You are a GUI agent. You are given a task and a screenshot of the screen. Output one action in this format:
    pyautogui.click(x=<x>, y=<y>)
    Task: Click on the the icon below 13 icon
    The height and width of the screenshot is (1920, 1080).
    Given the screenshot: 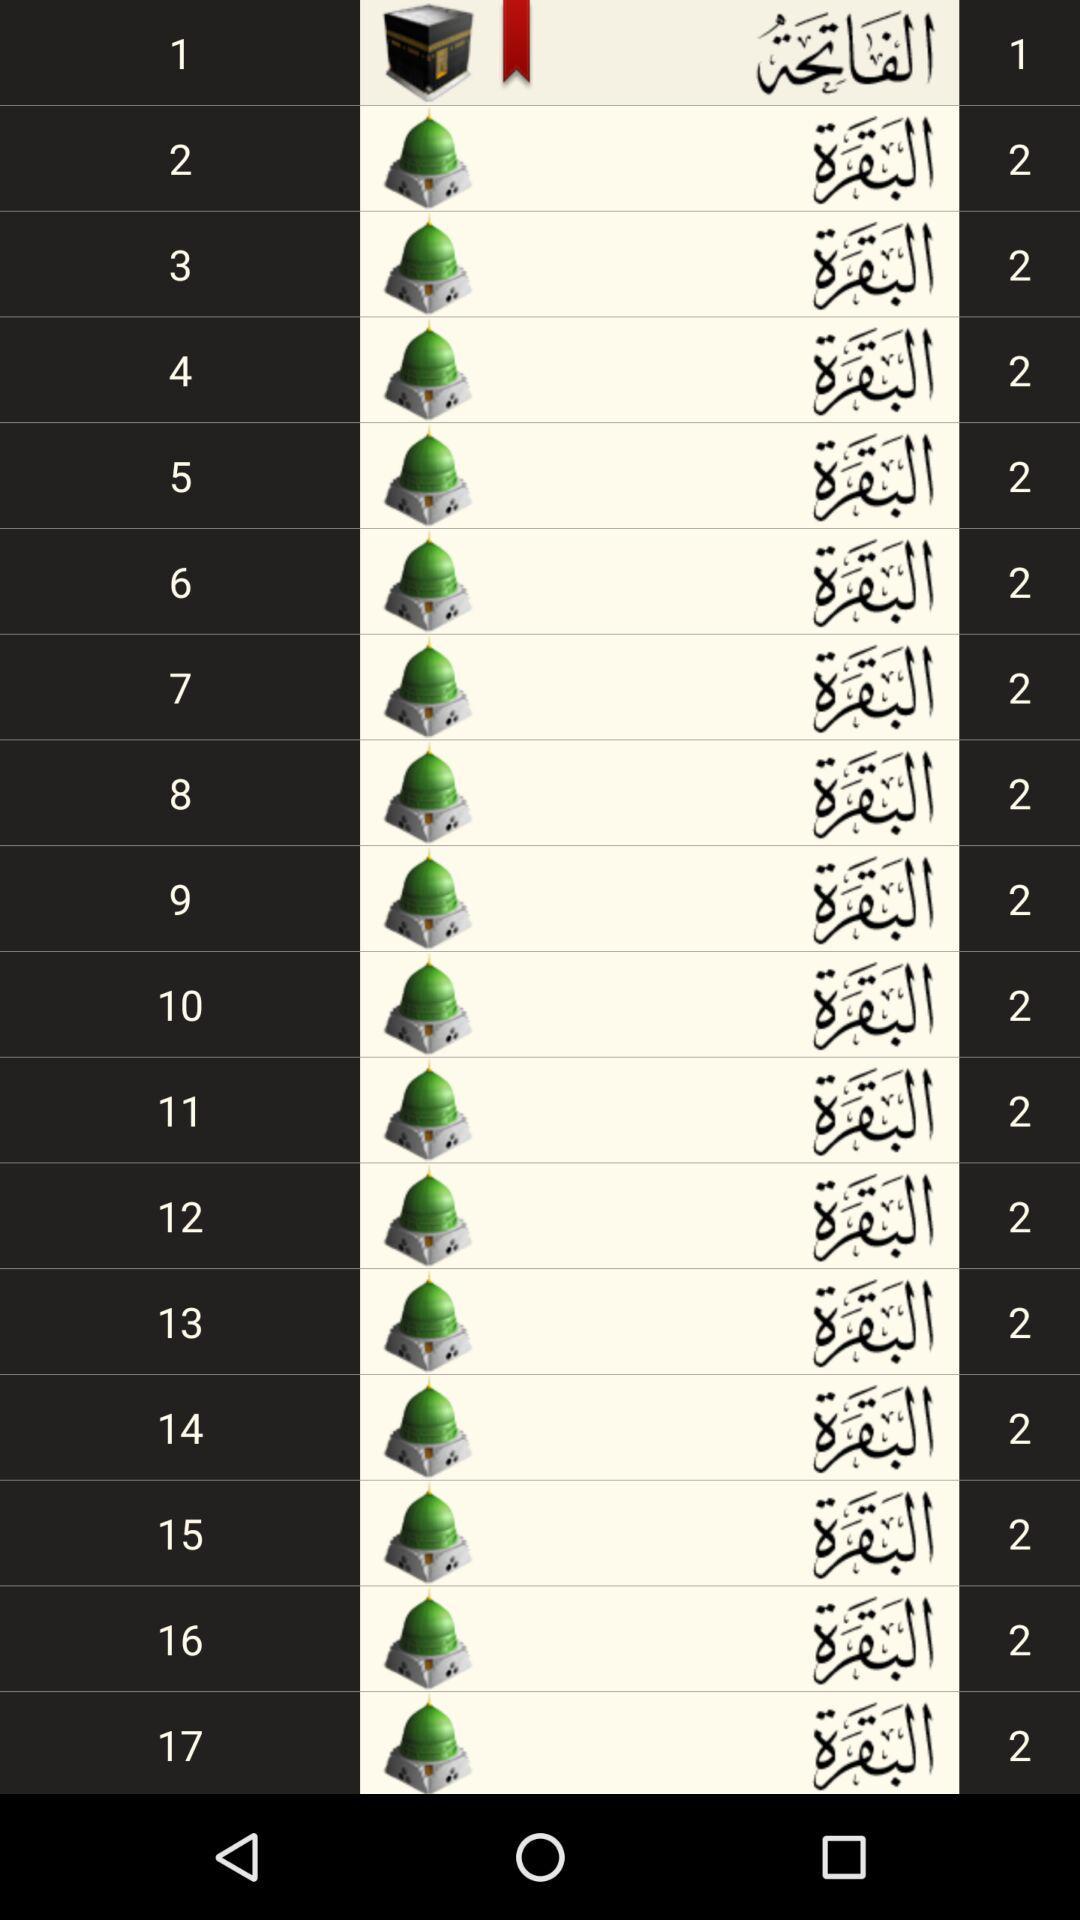 What is the action you would take?
    pyautogui.click(x=180, y=1426)
    